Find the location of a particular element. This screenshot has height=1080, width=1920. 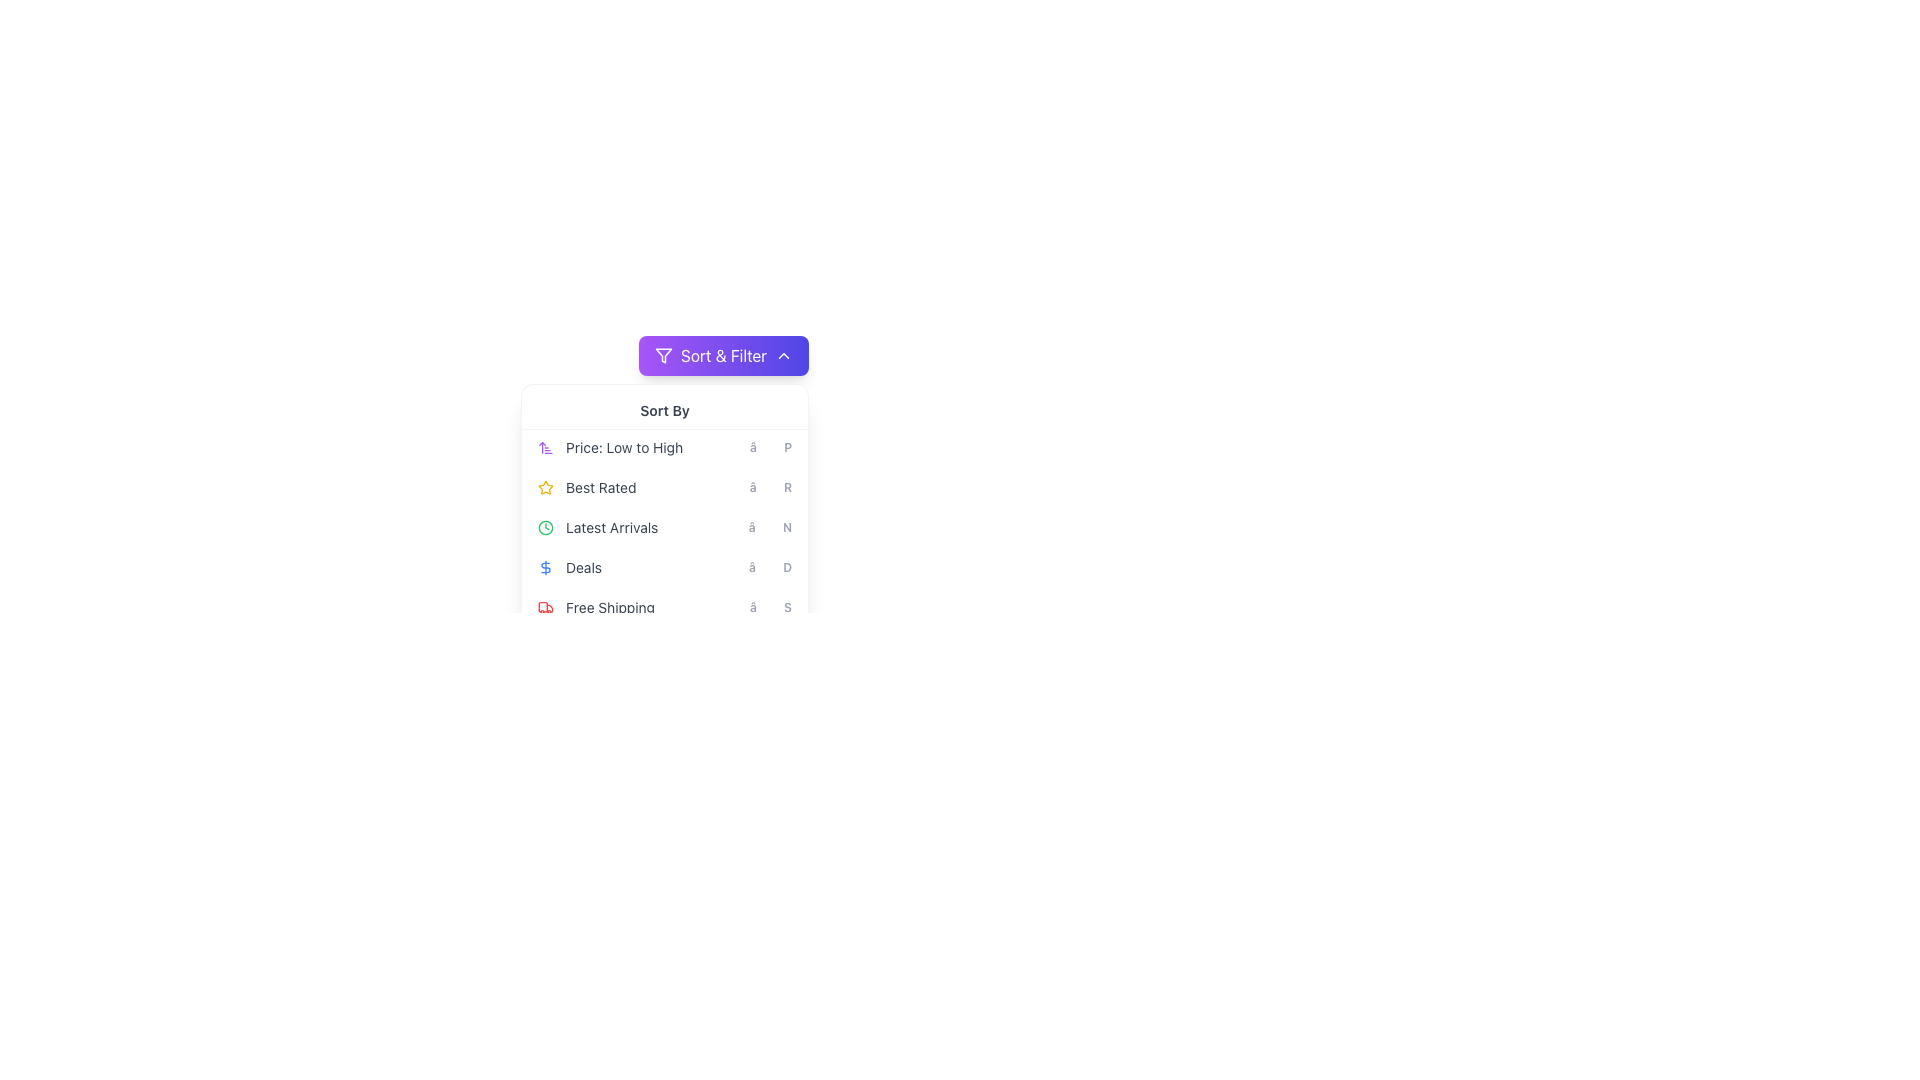

the reset button located at the bottom of the filter options panel to clear all currently applied filters and restore the default settings is located at coordinates (665, 660).